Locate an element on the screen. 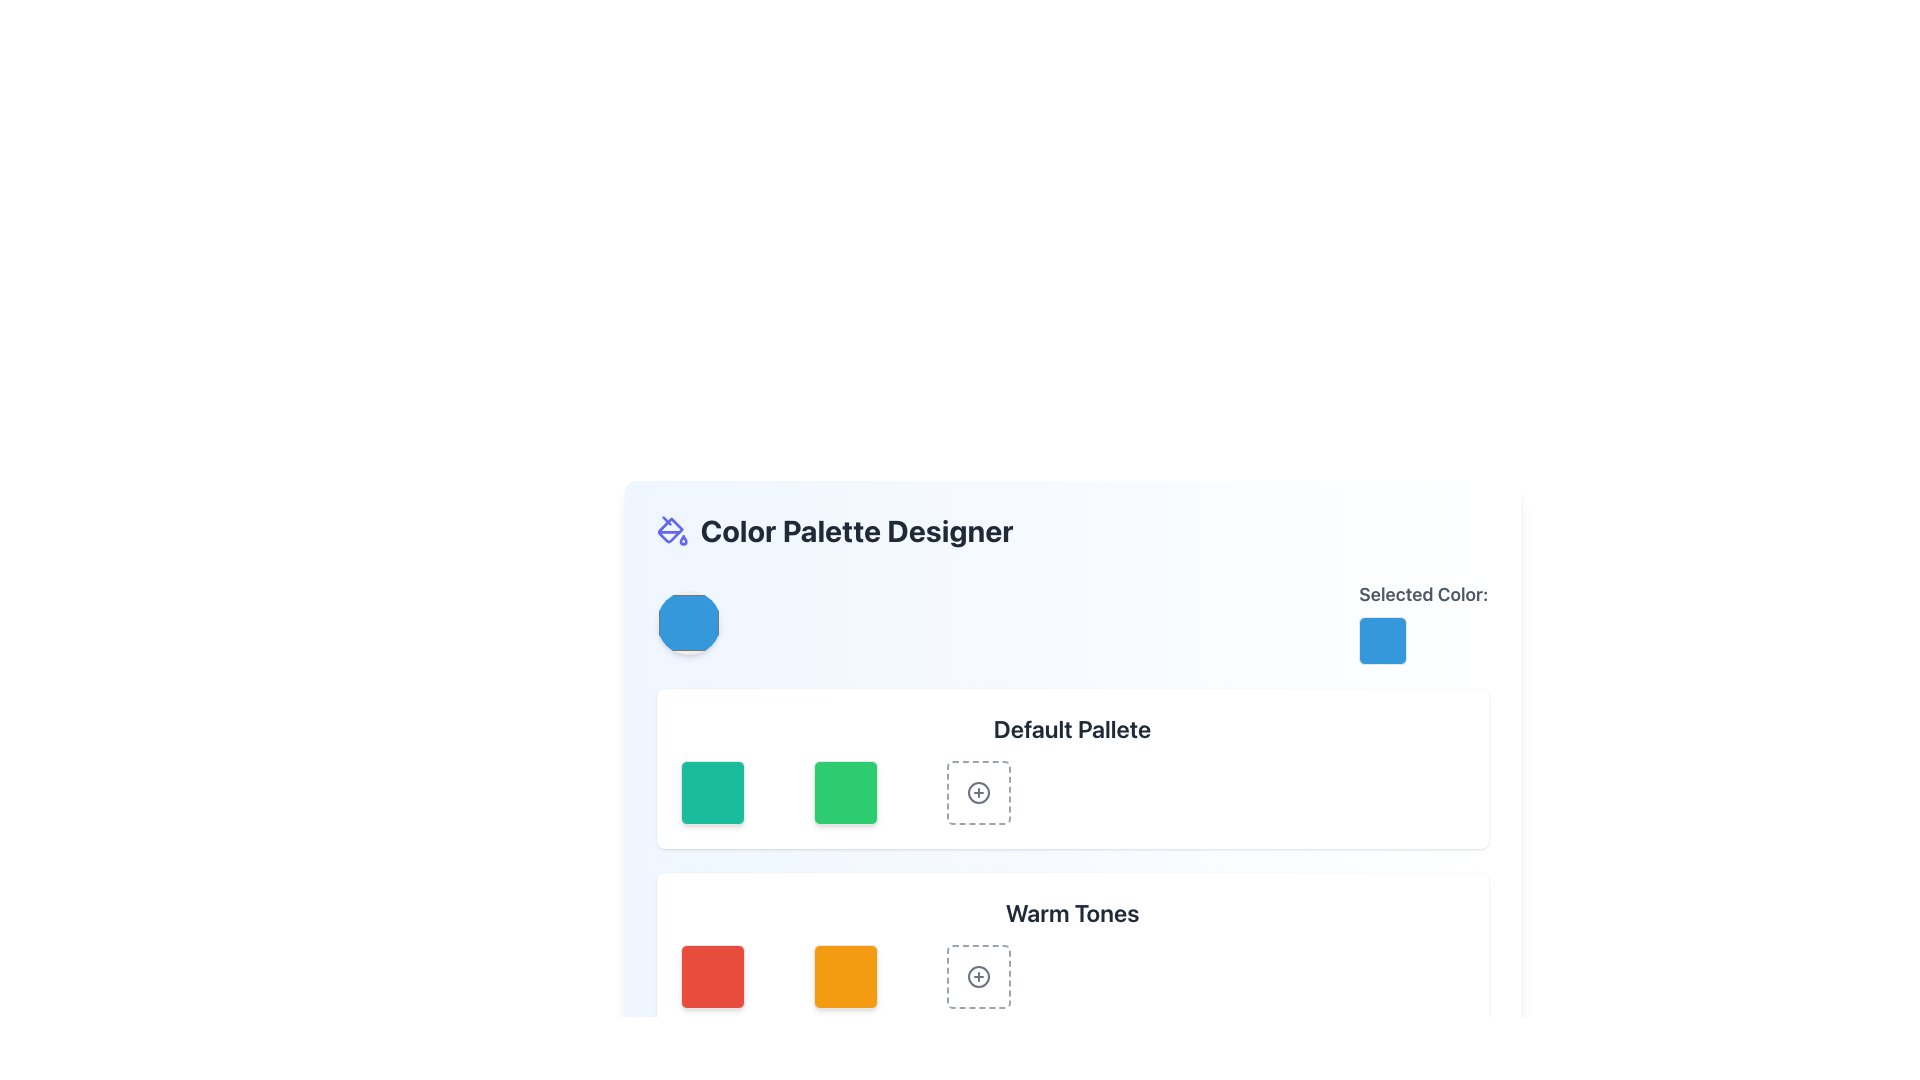 The width and height of the screenshot is (1920, 1080). the first square block with a green fill in the 'Default Palette' section is located at coordinates (738, 792).